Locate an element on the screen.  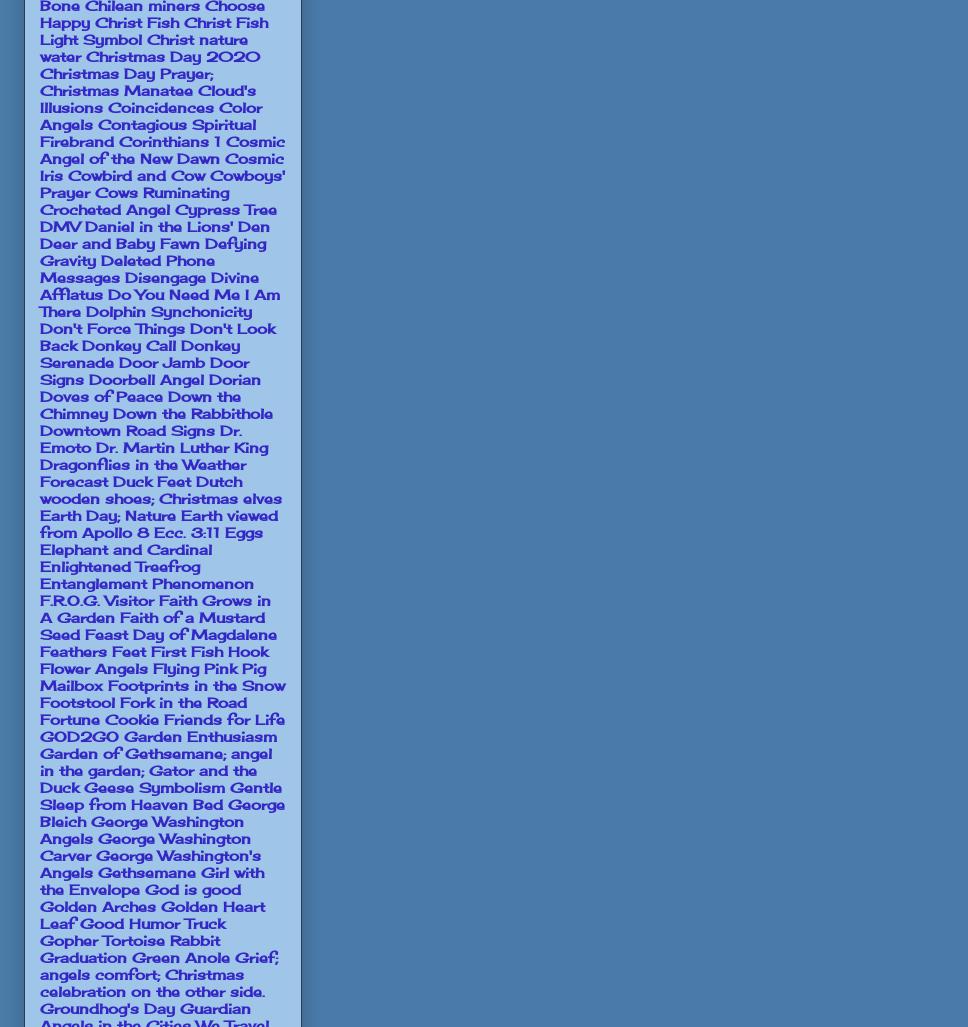
'Downtown Road Signs' is located at coordinates (126, 428).